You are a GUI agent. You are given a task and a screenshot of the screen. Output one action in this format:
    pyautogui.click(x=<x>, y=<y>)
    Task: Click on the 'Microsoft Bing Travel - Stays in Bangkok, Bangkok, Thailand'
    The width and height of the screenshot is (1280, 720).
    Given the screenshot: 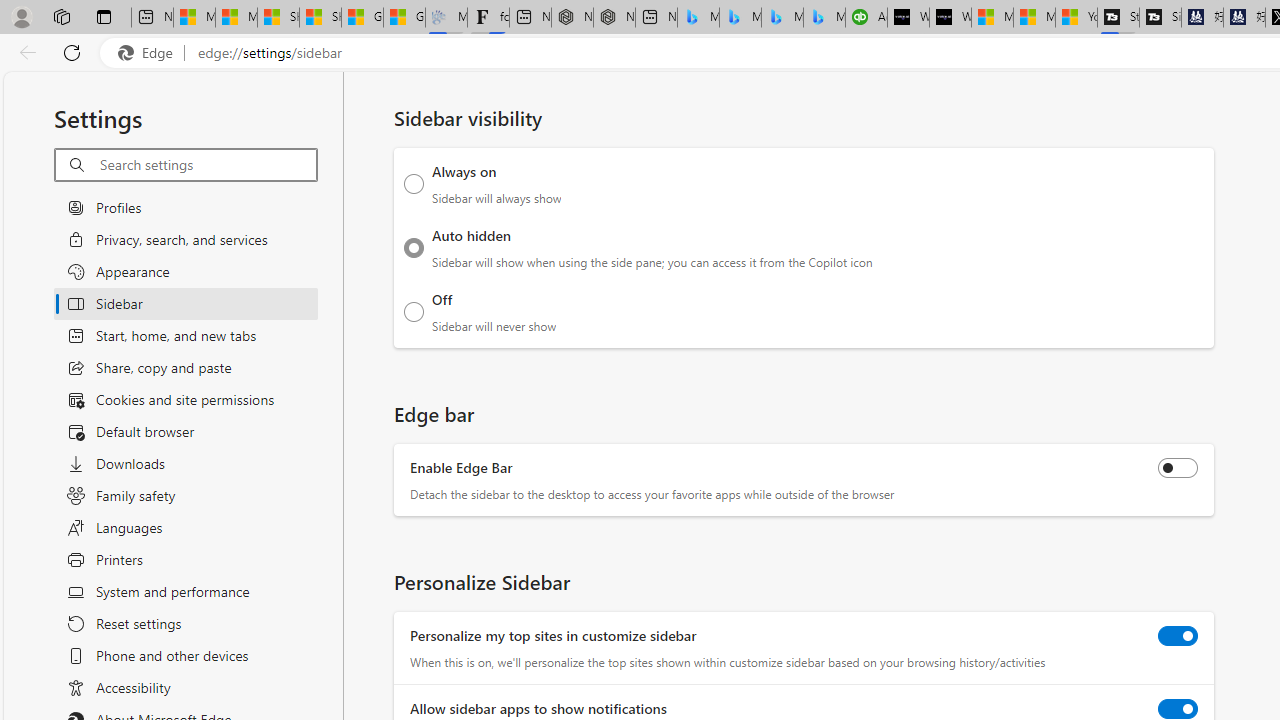 What is the action you would take?
    pyautogui.click(x=739, y=17)
    